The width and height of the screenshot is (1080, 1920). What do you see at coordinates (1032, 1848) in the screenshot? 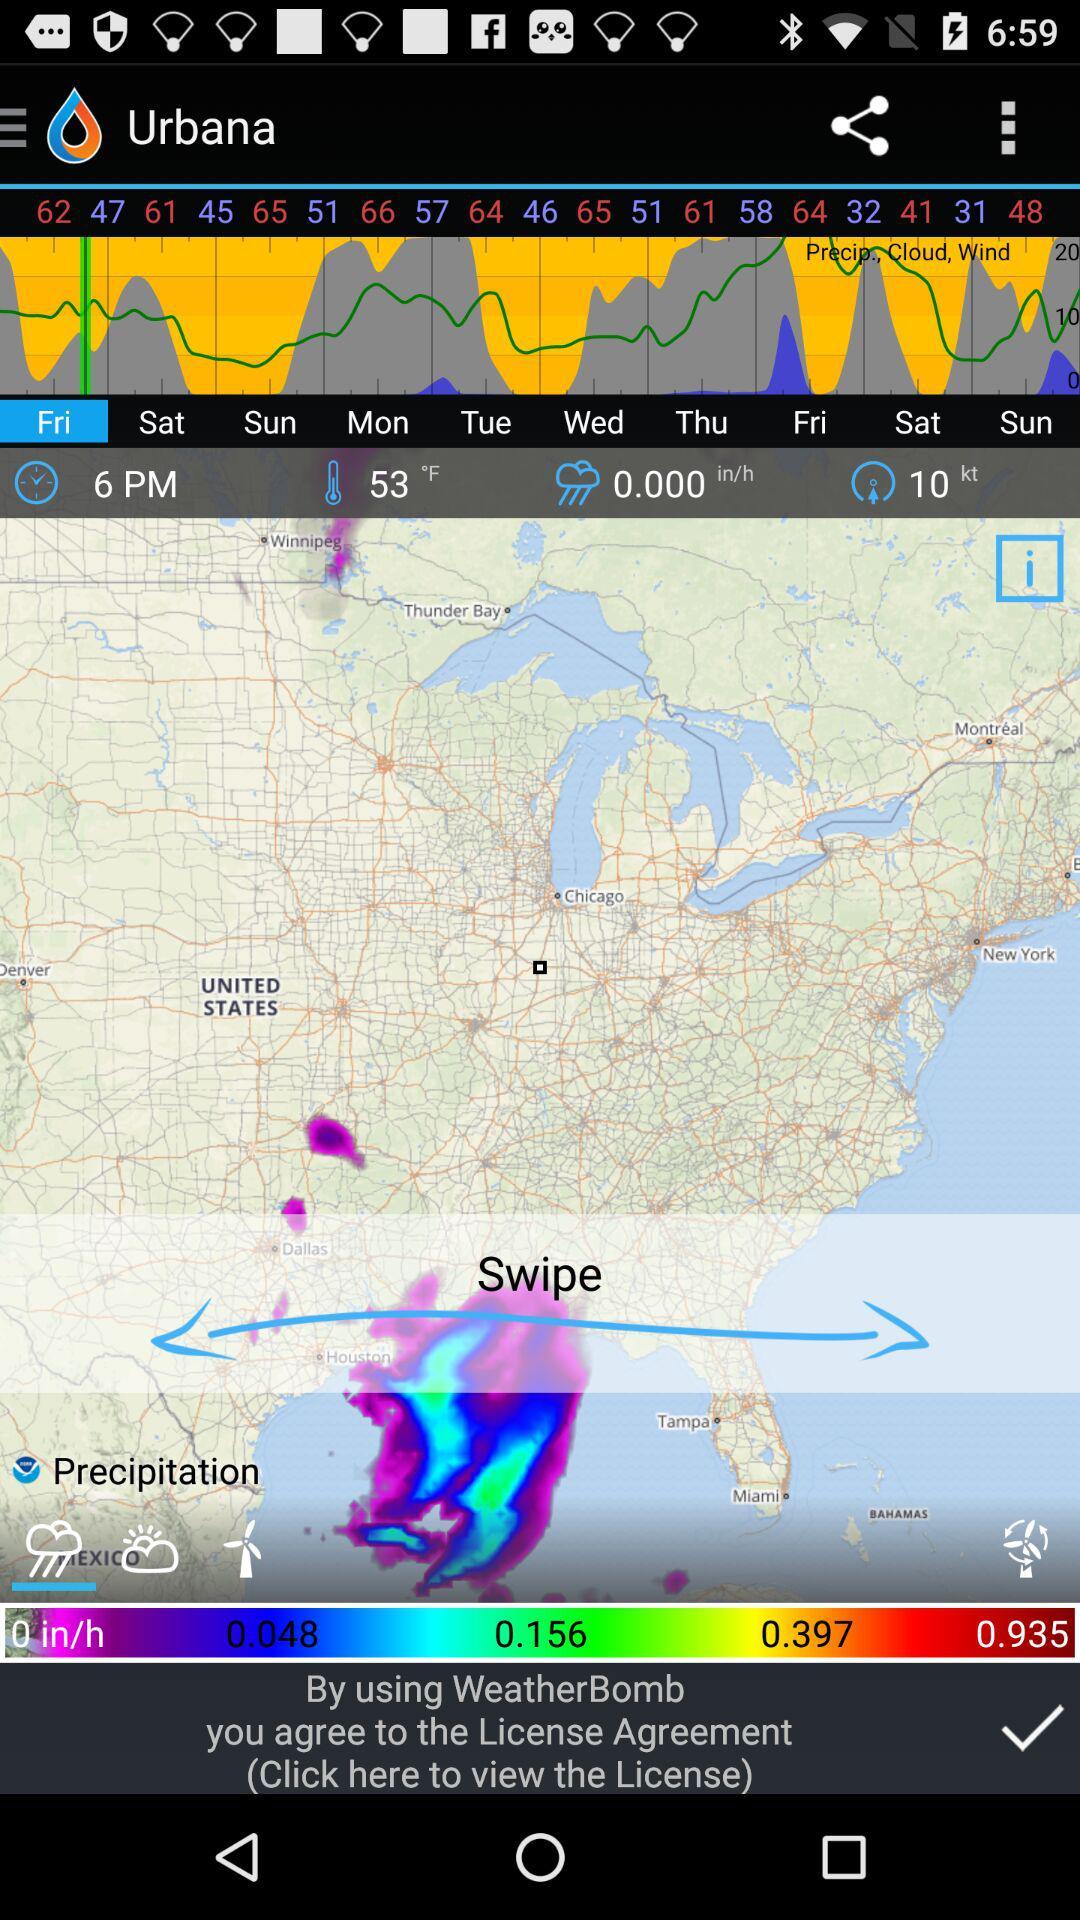
I see `the check icon` at bounding box center [1032, 1848].